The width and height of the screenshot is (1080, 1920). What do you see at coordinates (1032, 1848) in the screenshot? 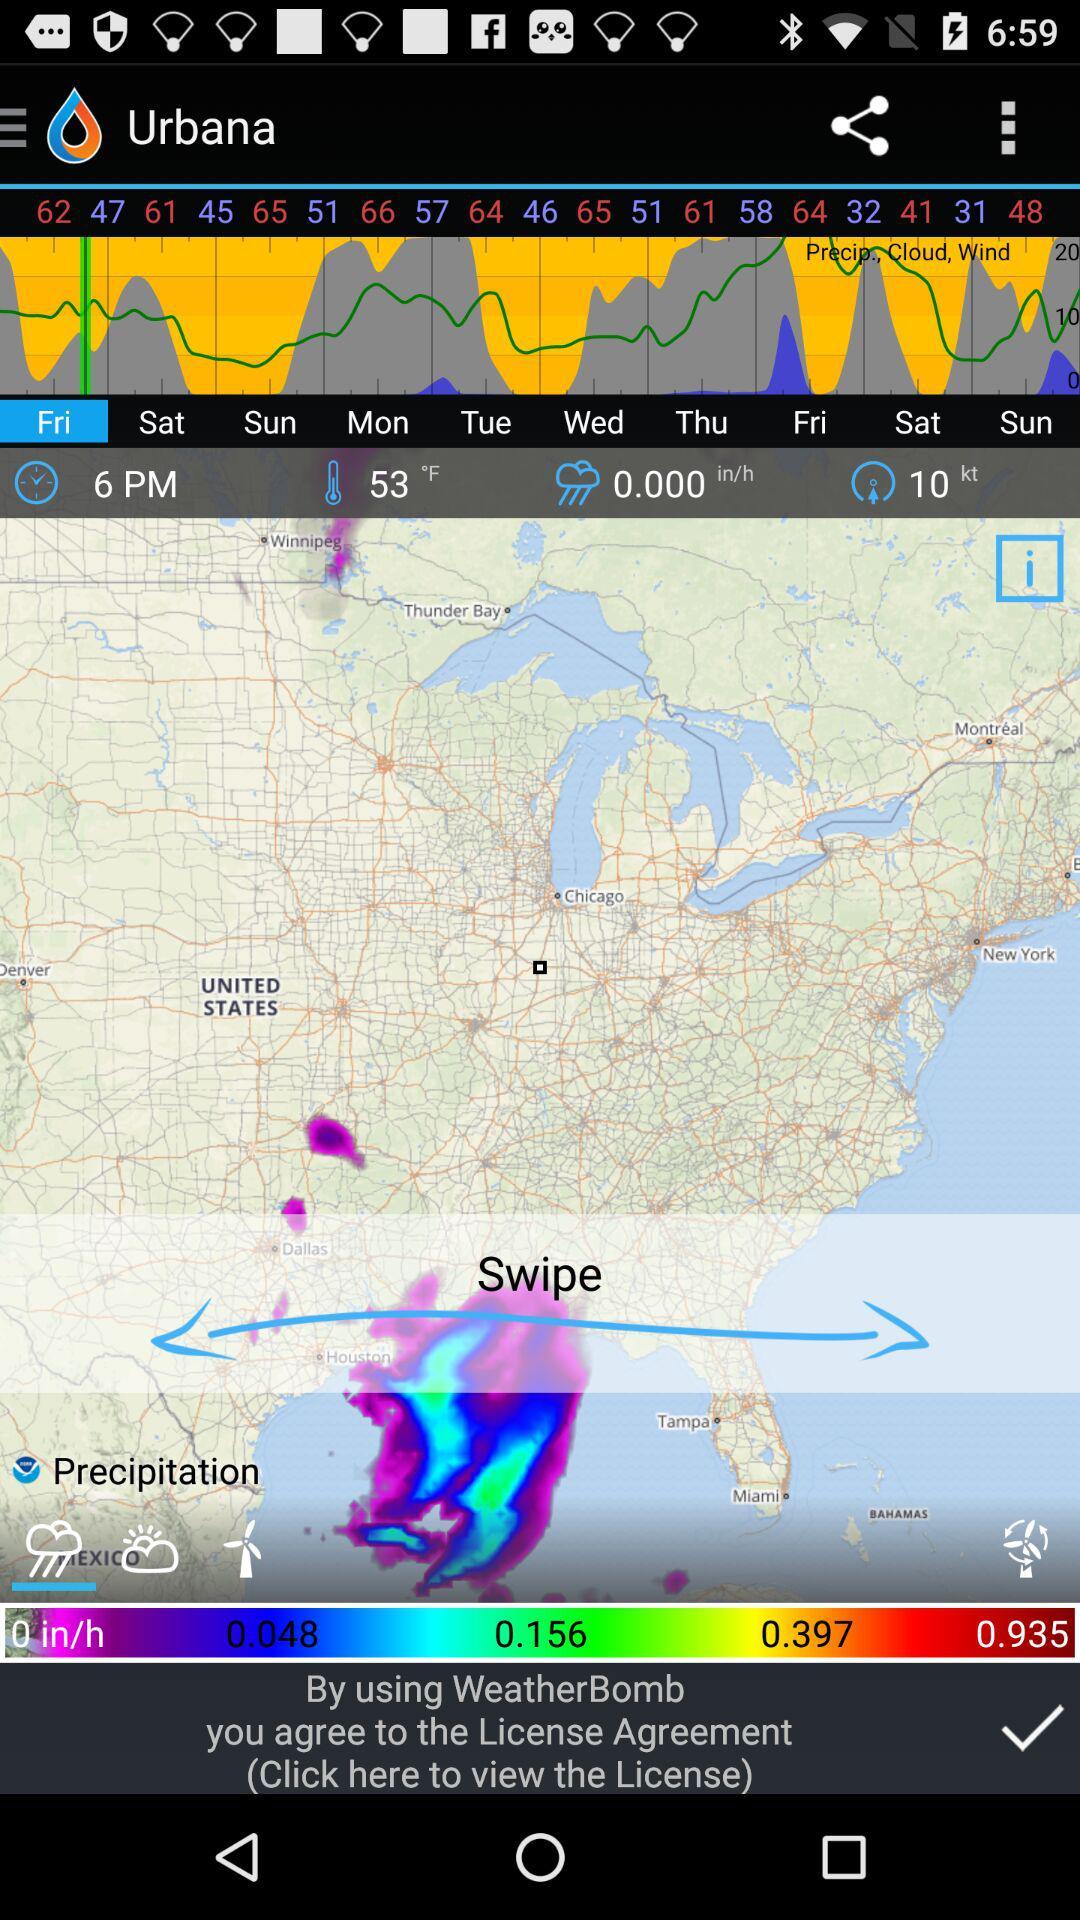
I see `the check icon` at bounding box center [1032, 1848].